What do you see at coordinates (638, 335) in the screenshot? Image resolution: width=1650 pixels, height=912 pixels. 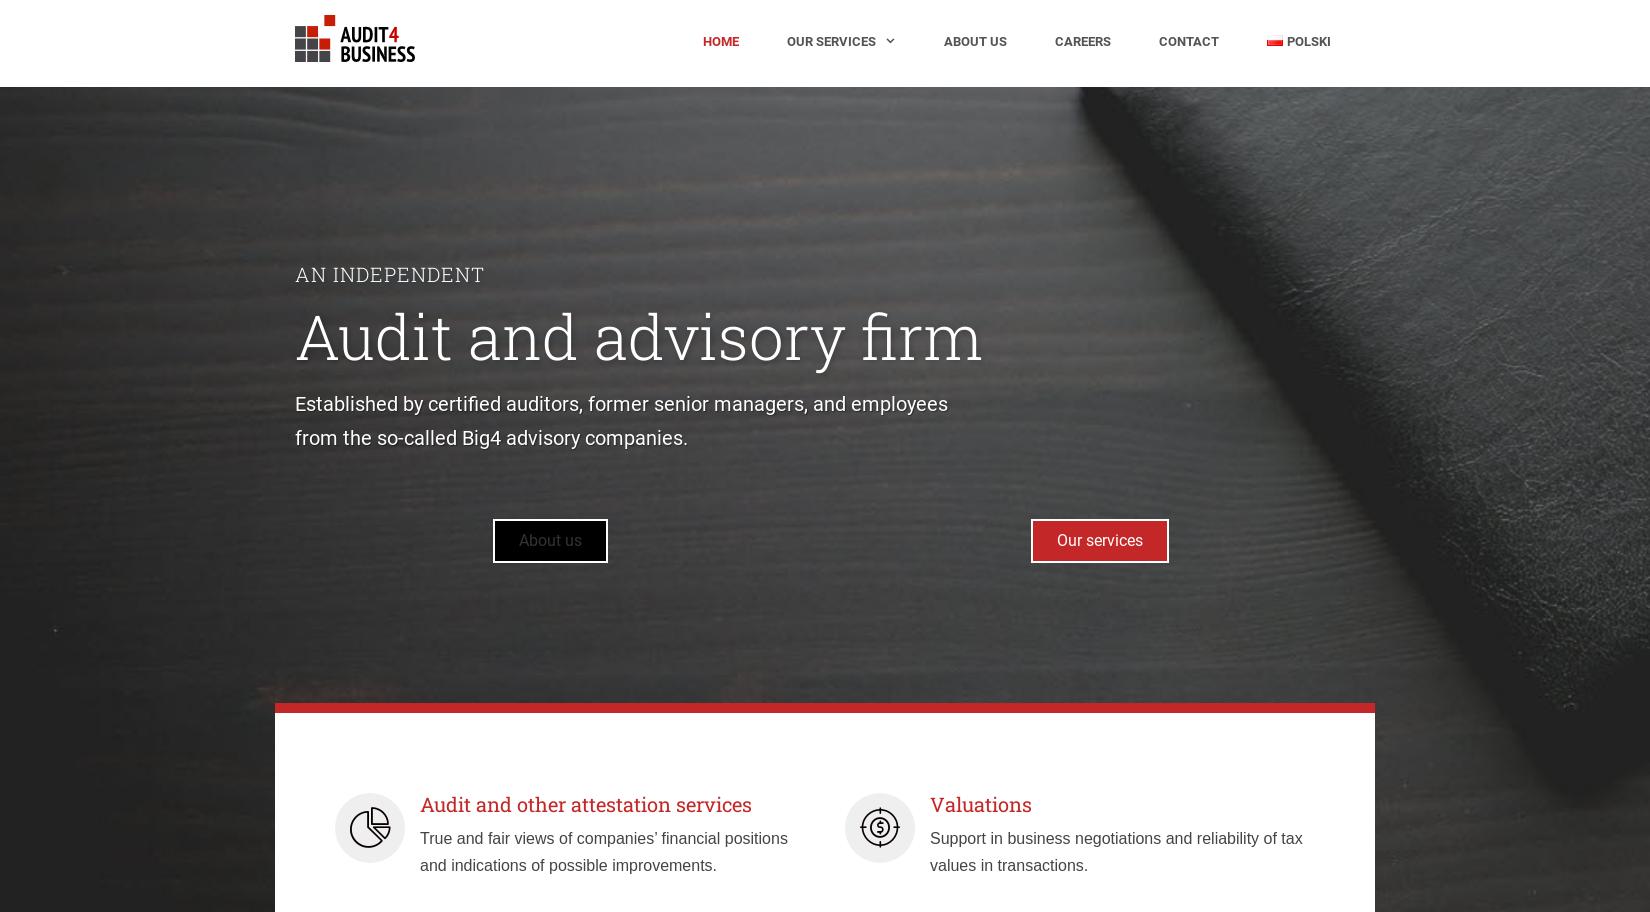 I see `'Audit and advisory firm'` at bounding box center [638, 335].